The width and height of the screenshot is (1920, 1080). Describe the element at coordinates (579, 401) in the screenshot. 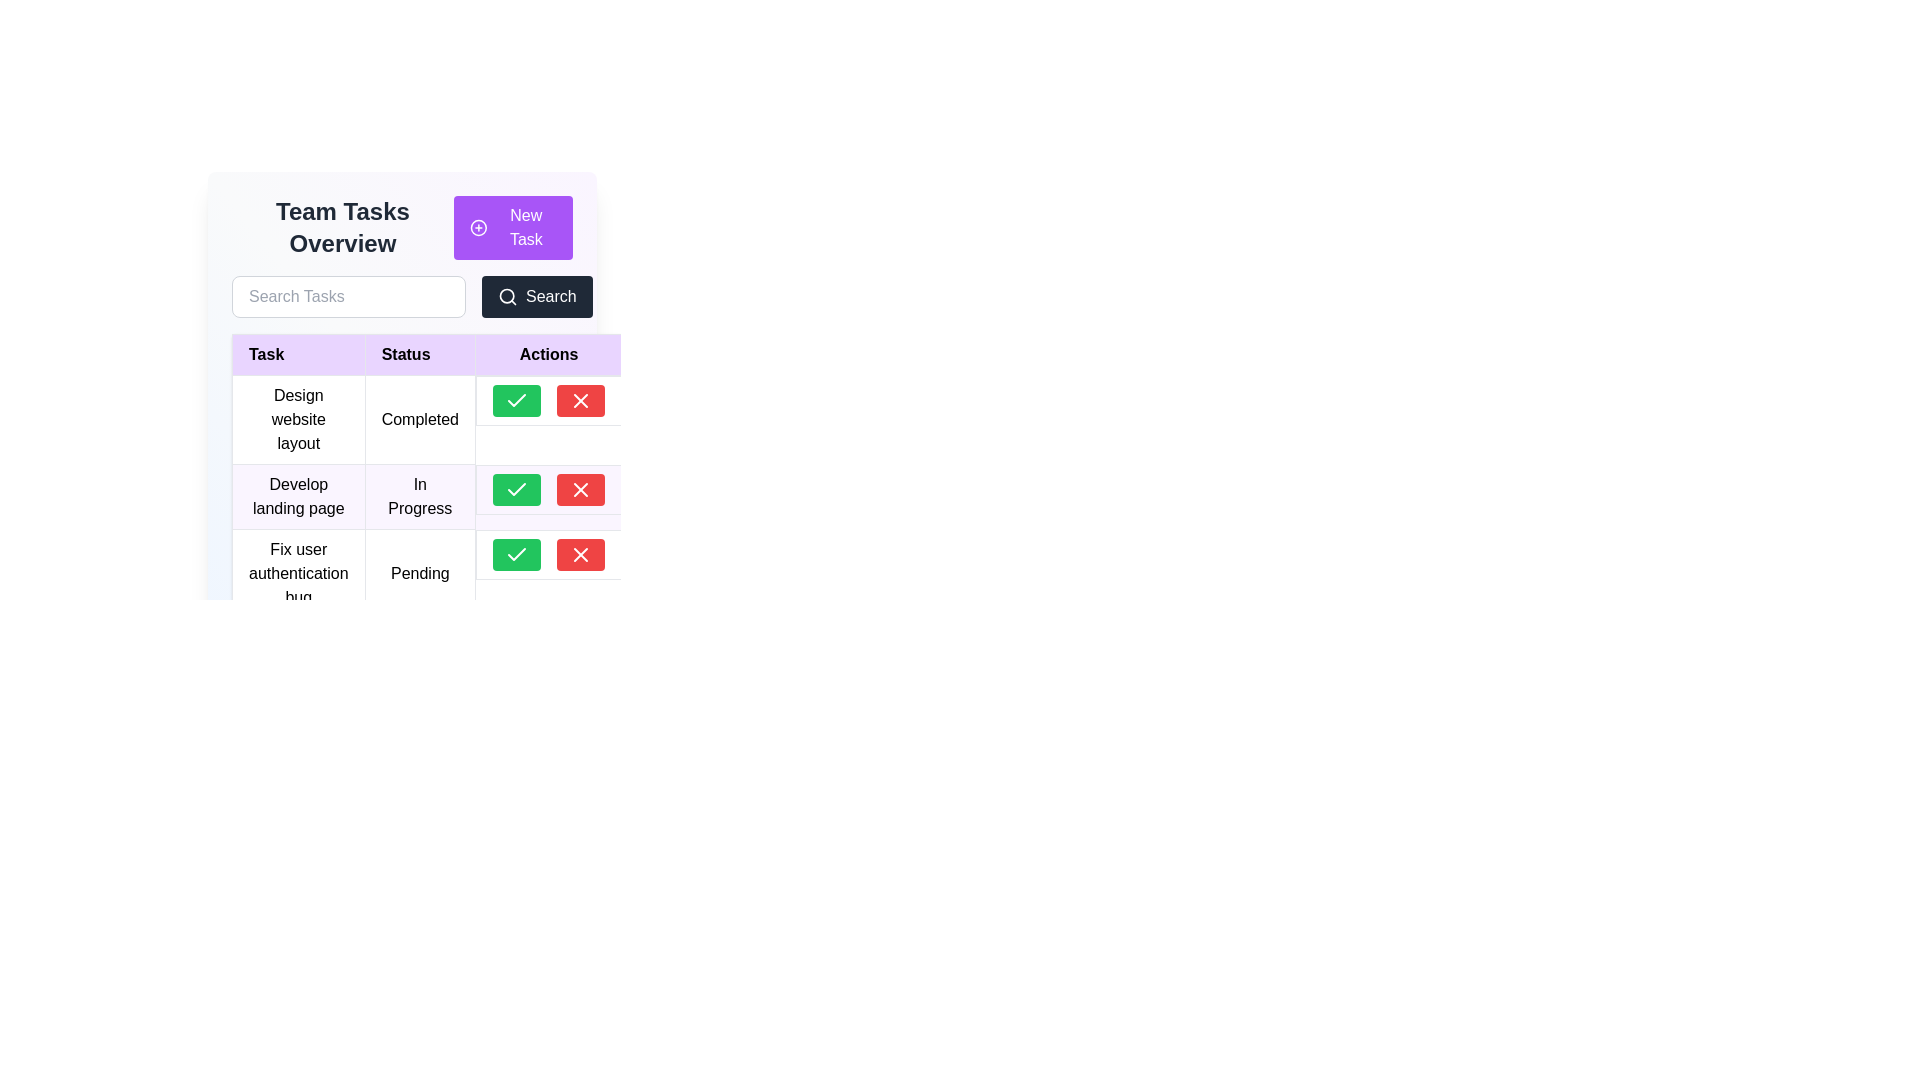

I see `the 'X' icon in the 'Actions' column of the table for the task 'Design website layout'` at that location.